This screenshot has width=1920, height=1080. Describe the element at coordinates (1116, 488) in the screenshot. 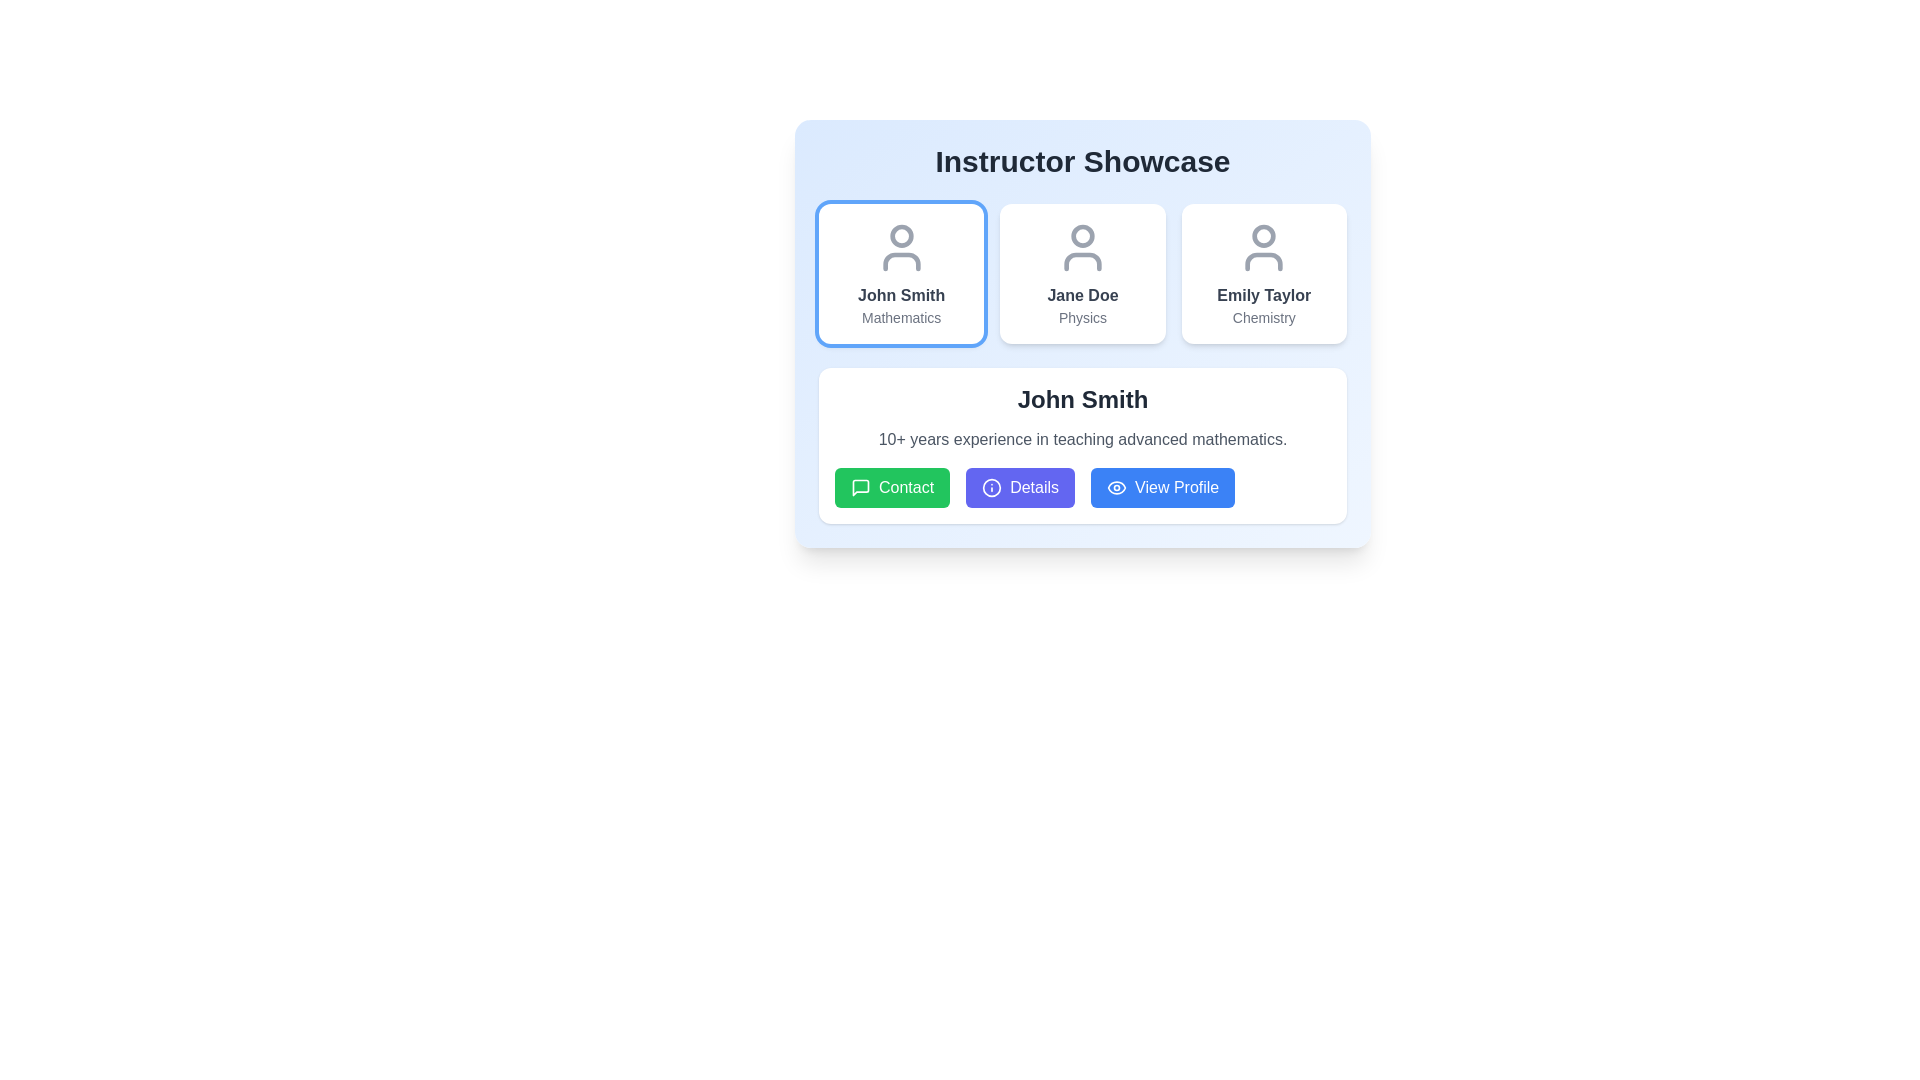

I see `the eye icon within the 'View Profile' button, which is located at the rightmost position among three buttons in the bottom part of the card for instructor 'John Smith'` at that location.